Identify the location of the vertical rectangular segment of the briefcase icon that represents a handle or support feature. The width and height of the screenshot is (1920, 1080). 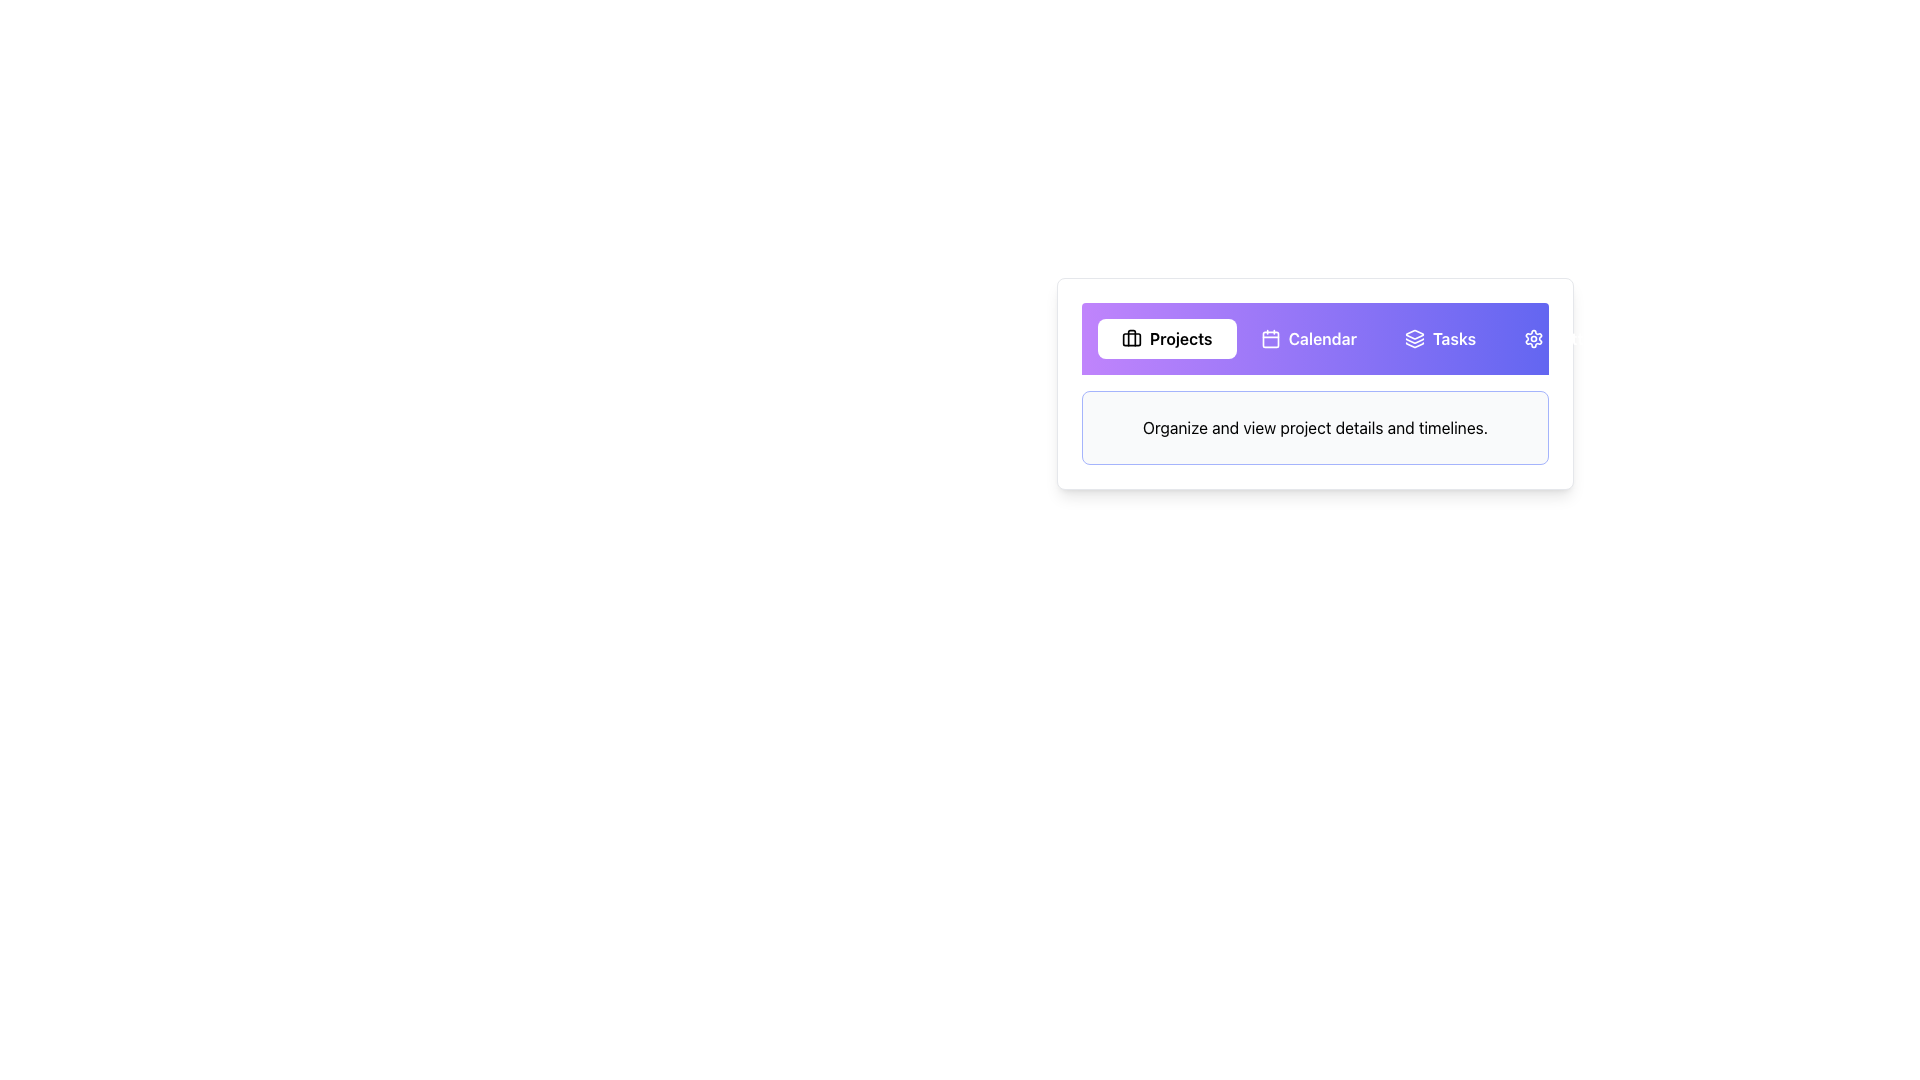
(1132, 337).